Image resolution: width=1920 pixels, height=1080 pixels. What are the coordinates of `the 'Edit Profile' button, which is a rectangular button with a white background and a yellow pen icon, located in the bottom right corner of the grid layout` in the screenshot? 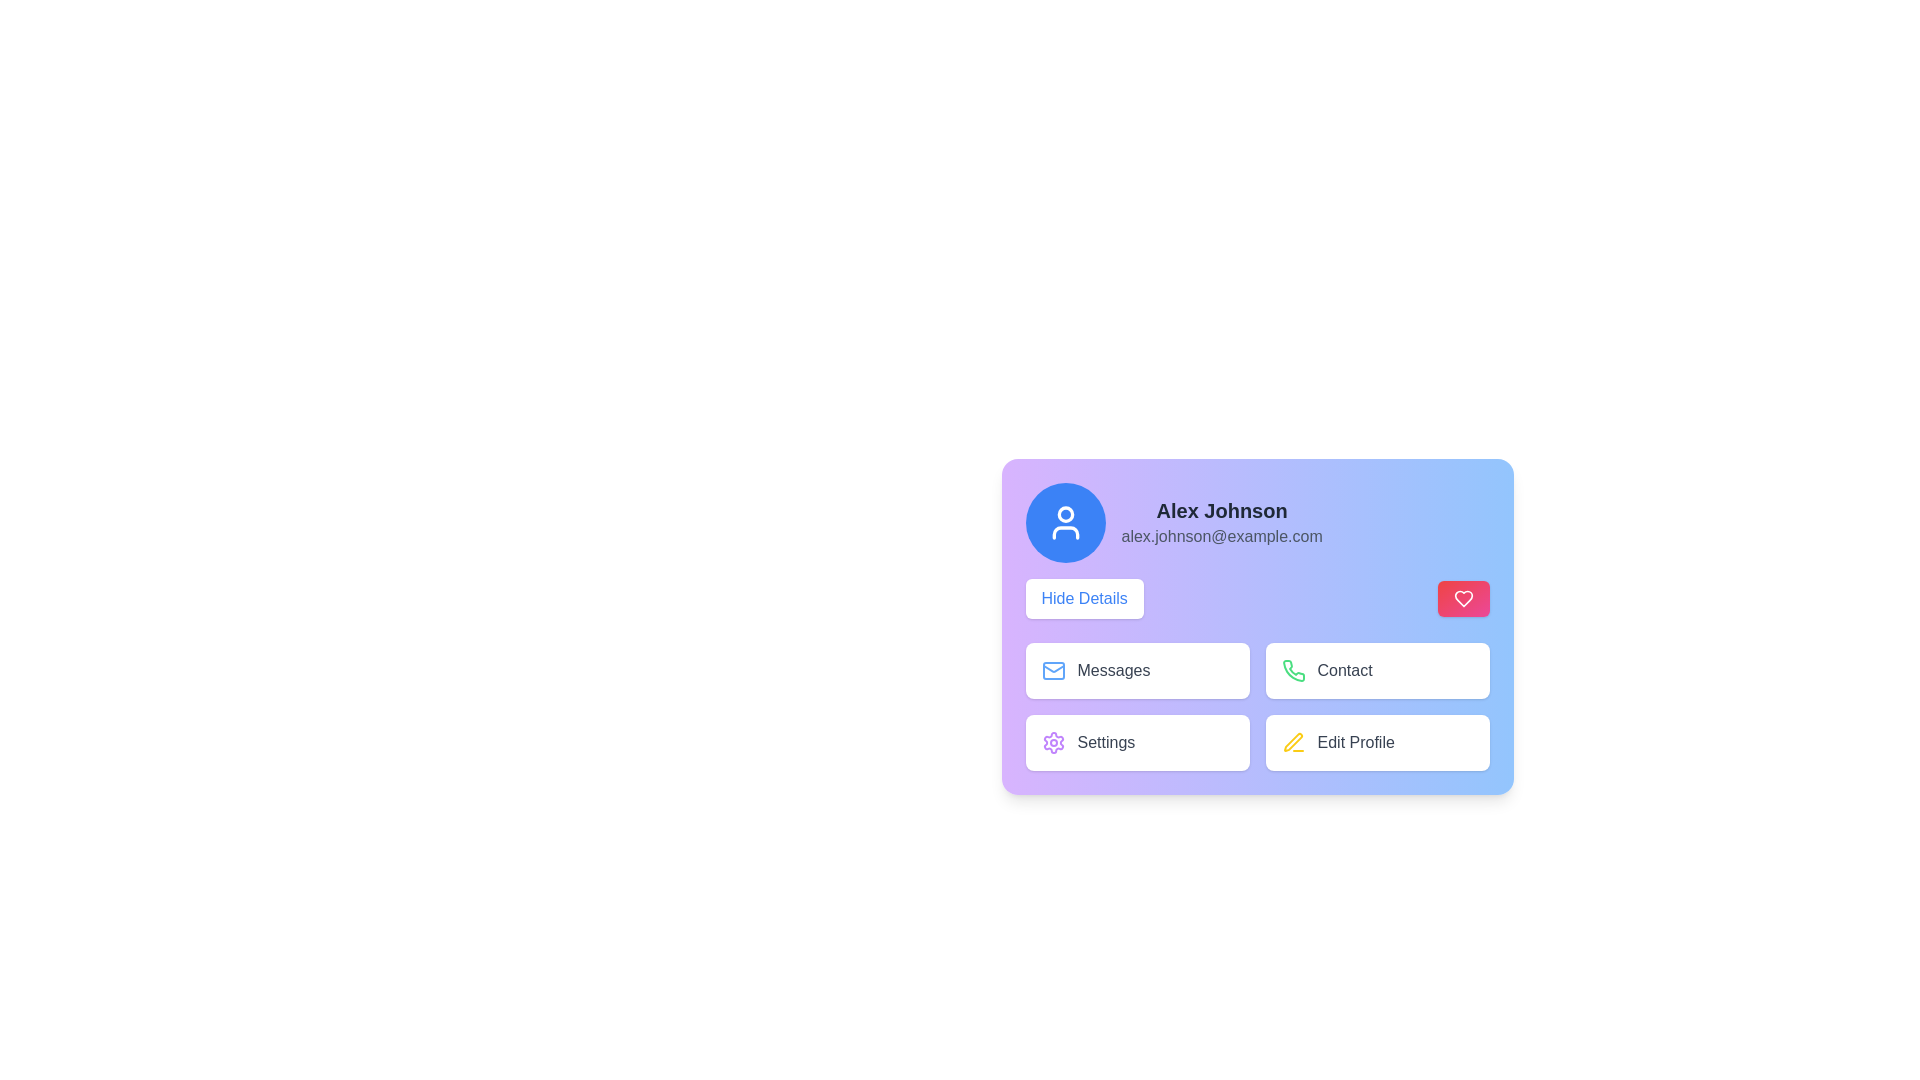 It's located at (1376, 743).